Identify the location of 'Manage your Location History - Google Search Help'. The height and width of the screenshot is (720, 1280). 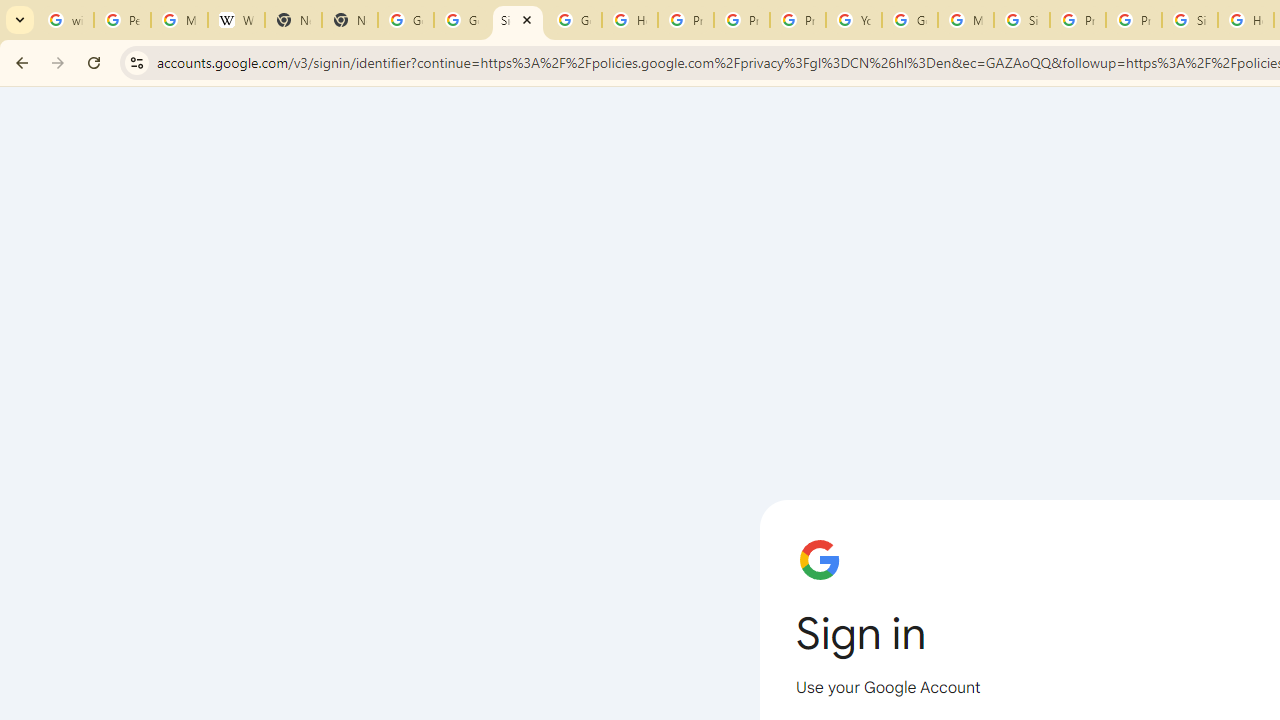
(179, 20).